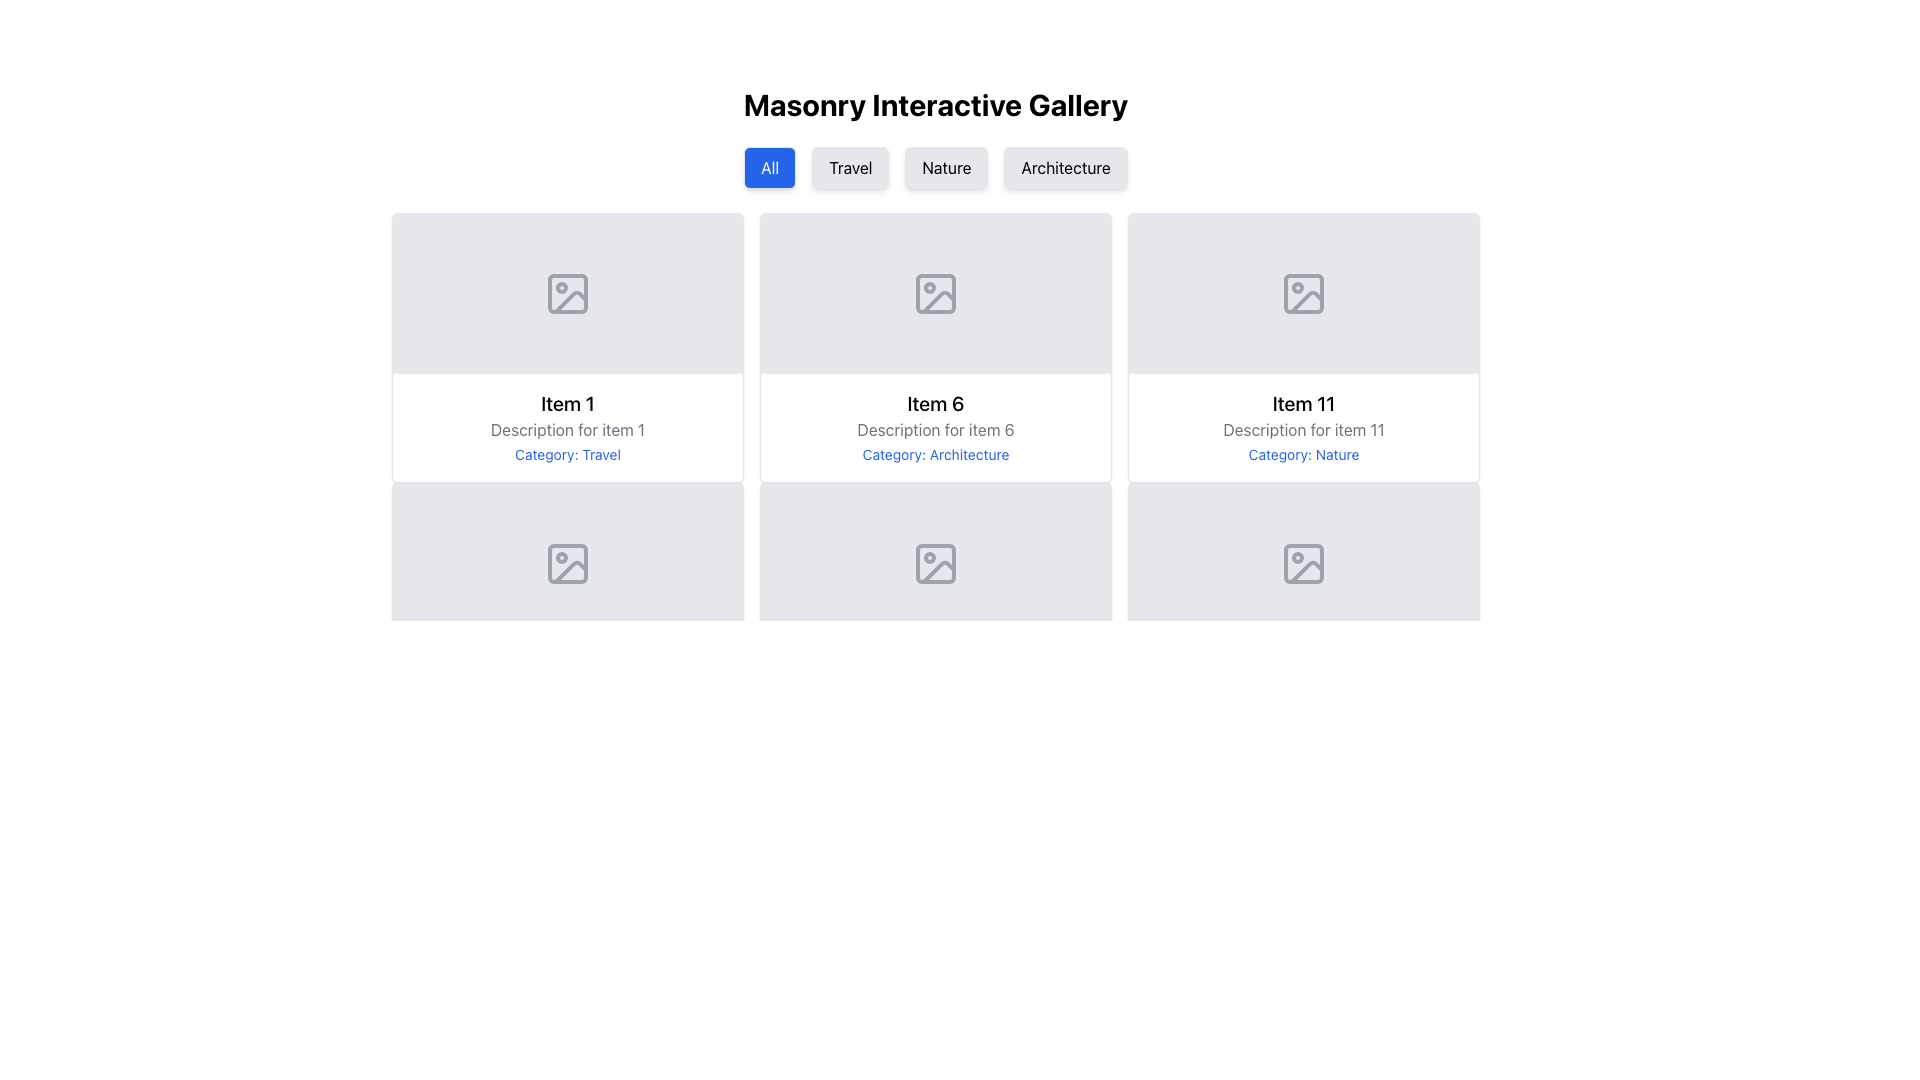 Image resolution: width=1920 pixels, height=1080 pixels. What do you see at coordinates (850, 167) in the screenshot?
I see `the 'Travel' button, which is the second button from the left in a row of four buttons, to filter content related to the 'Travel' category` at bounding box center [850, 167].